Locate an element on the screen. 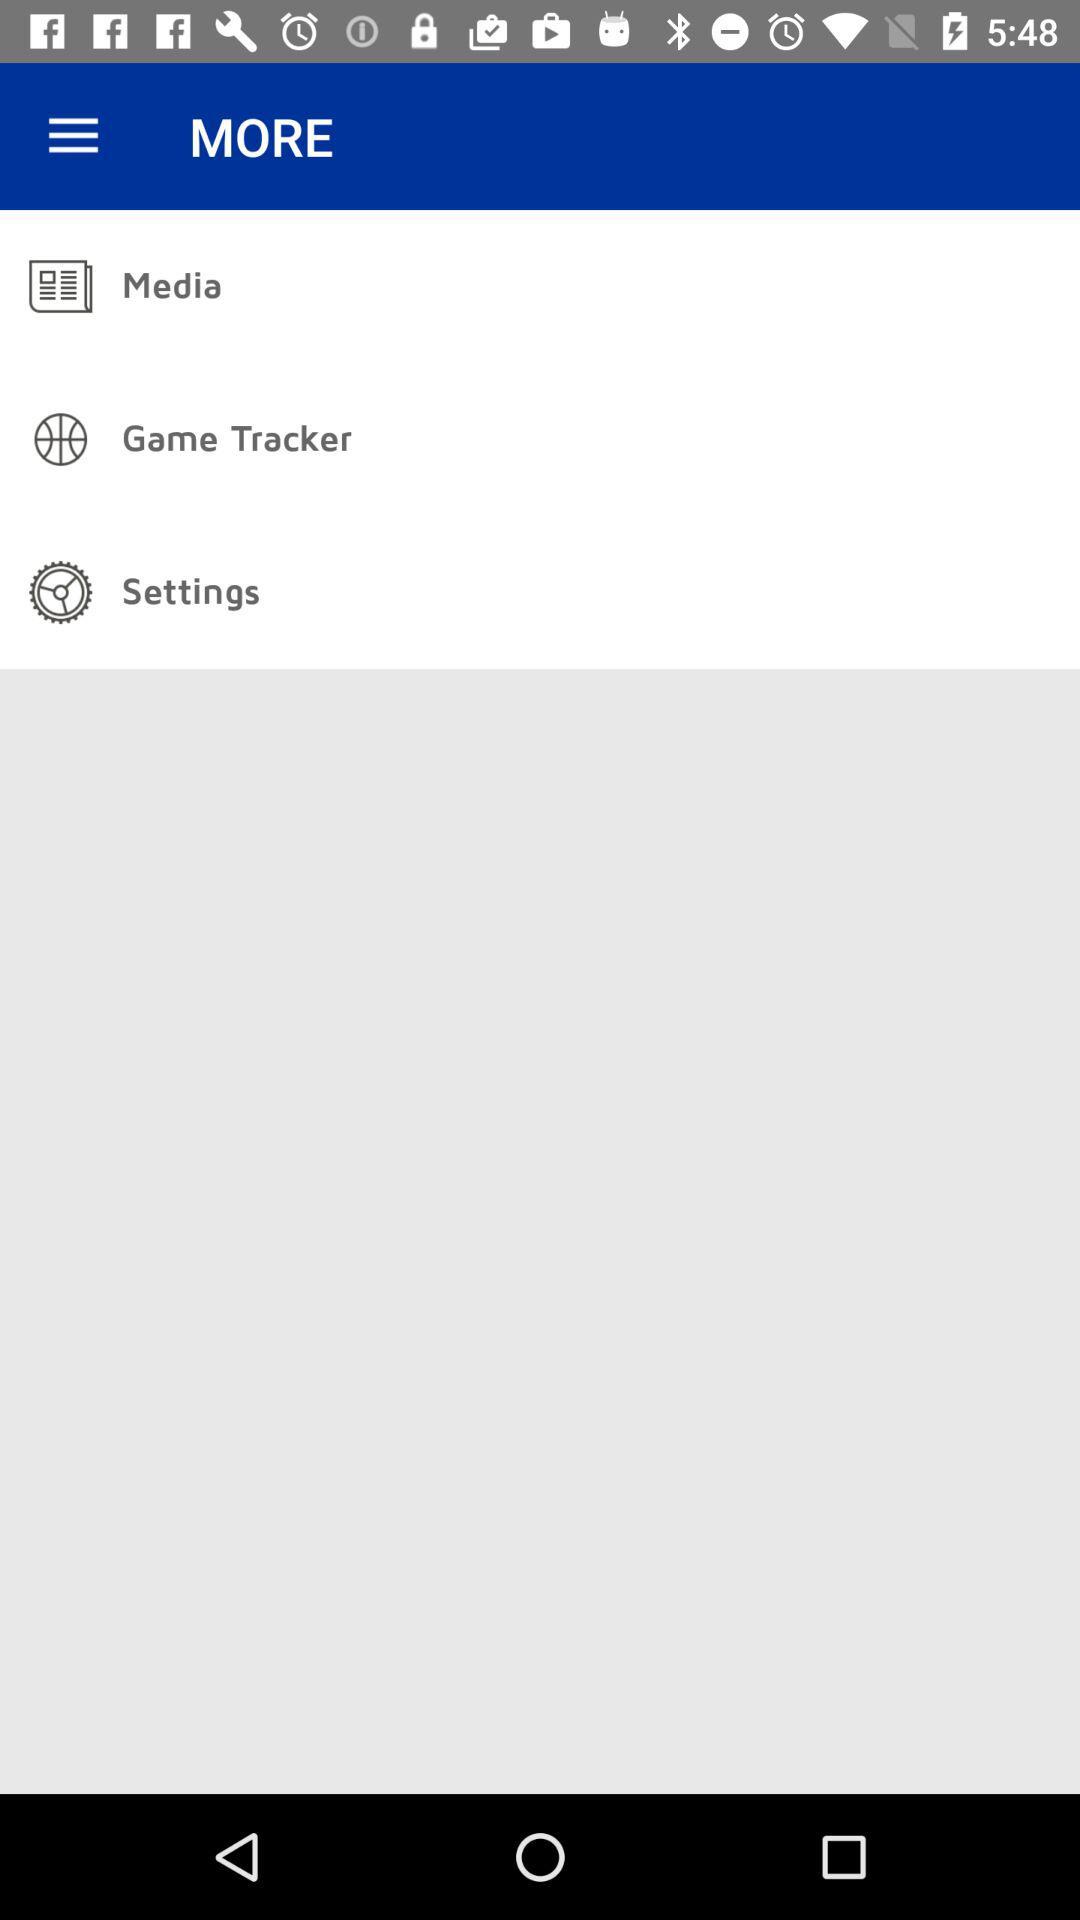  item to the left of the more is located at coordinates (72, 135).